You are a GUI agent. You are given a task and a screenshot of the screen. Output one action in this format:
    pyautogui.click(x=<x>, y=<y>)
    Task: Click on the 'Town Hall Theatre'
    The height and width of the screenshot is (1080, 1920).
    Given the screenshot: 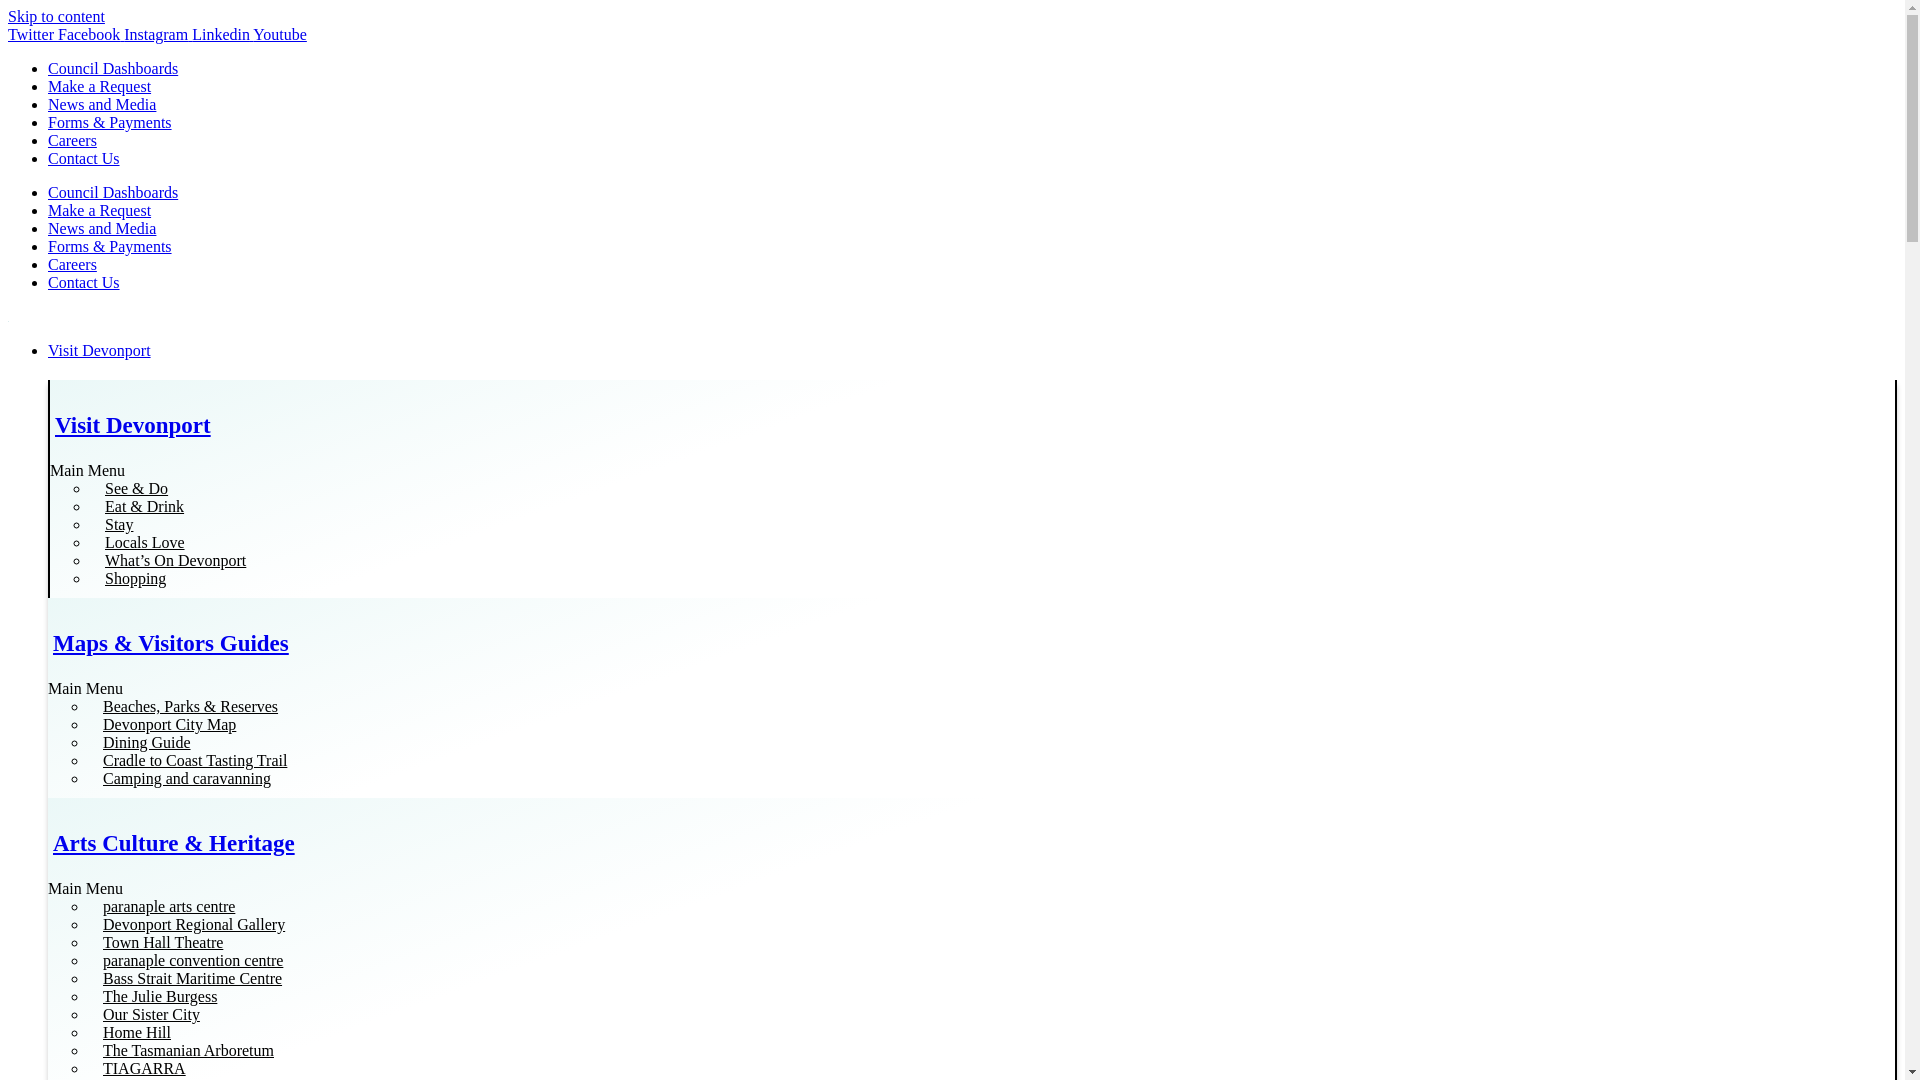 What is the action you would take?
    pyautogui.click(x=163, y=942)
    